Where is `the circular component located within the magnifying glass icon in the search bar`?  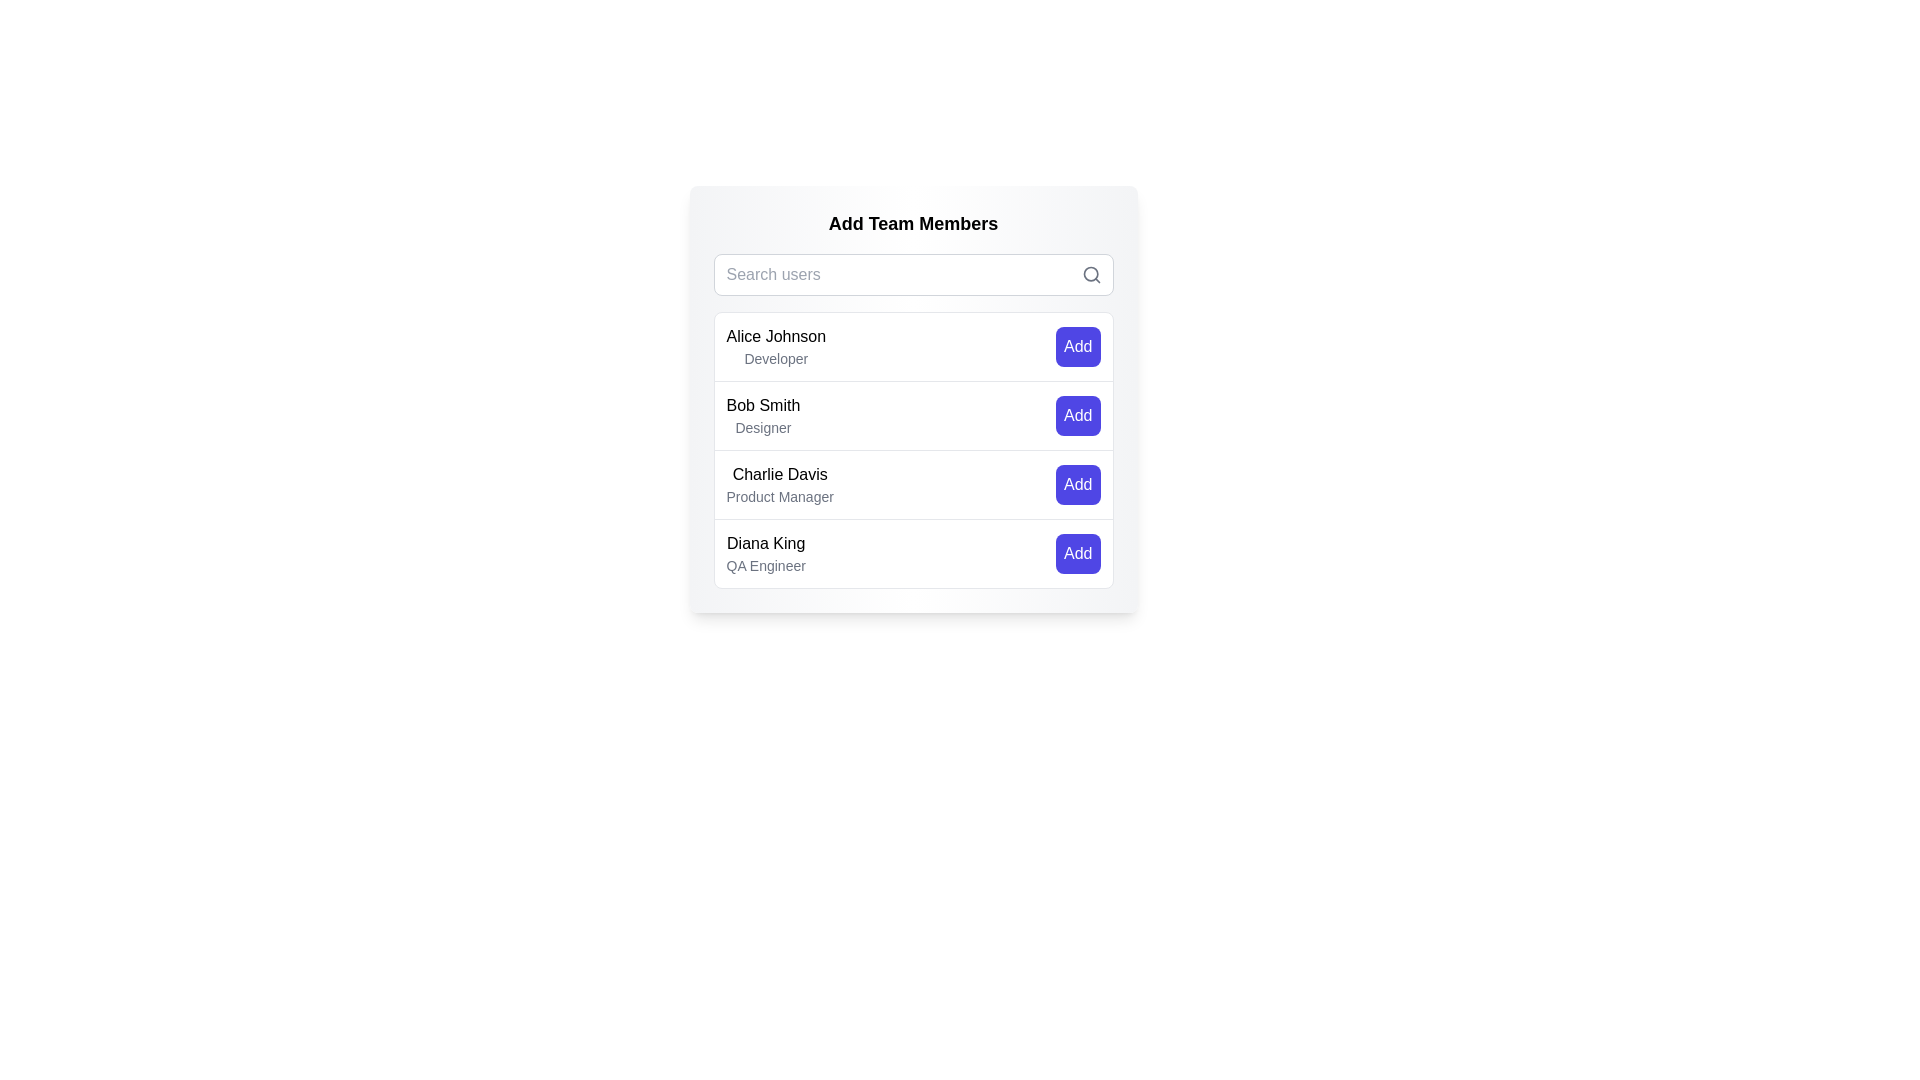
the circular component located within the magnifying glass icon in the search bar is located at coordinates (1089, 274).